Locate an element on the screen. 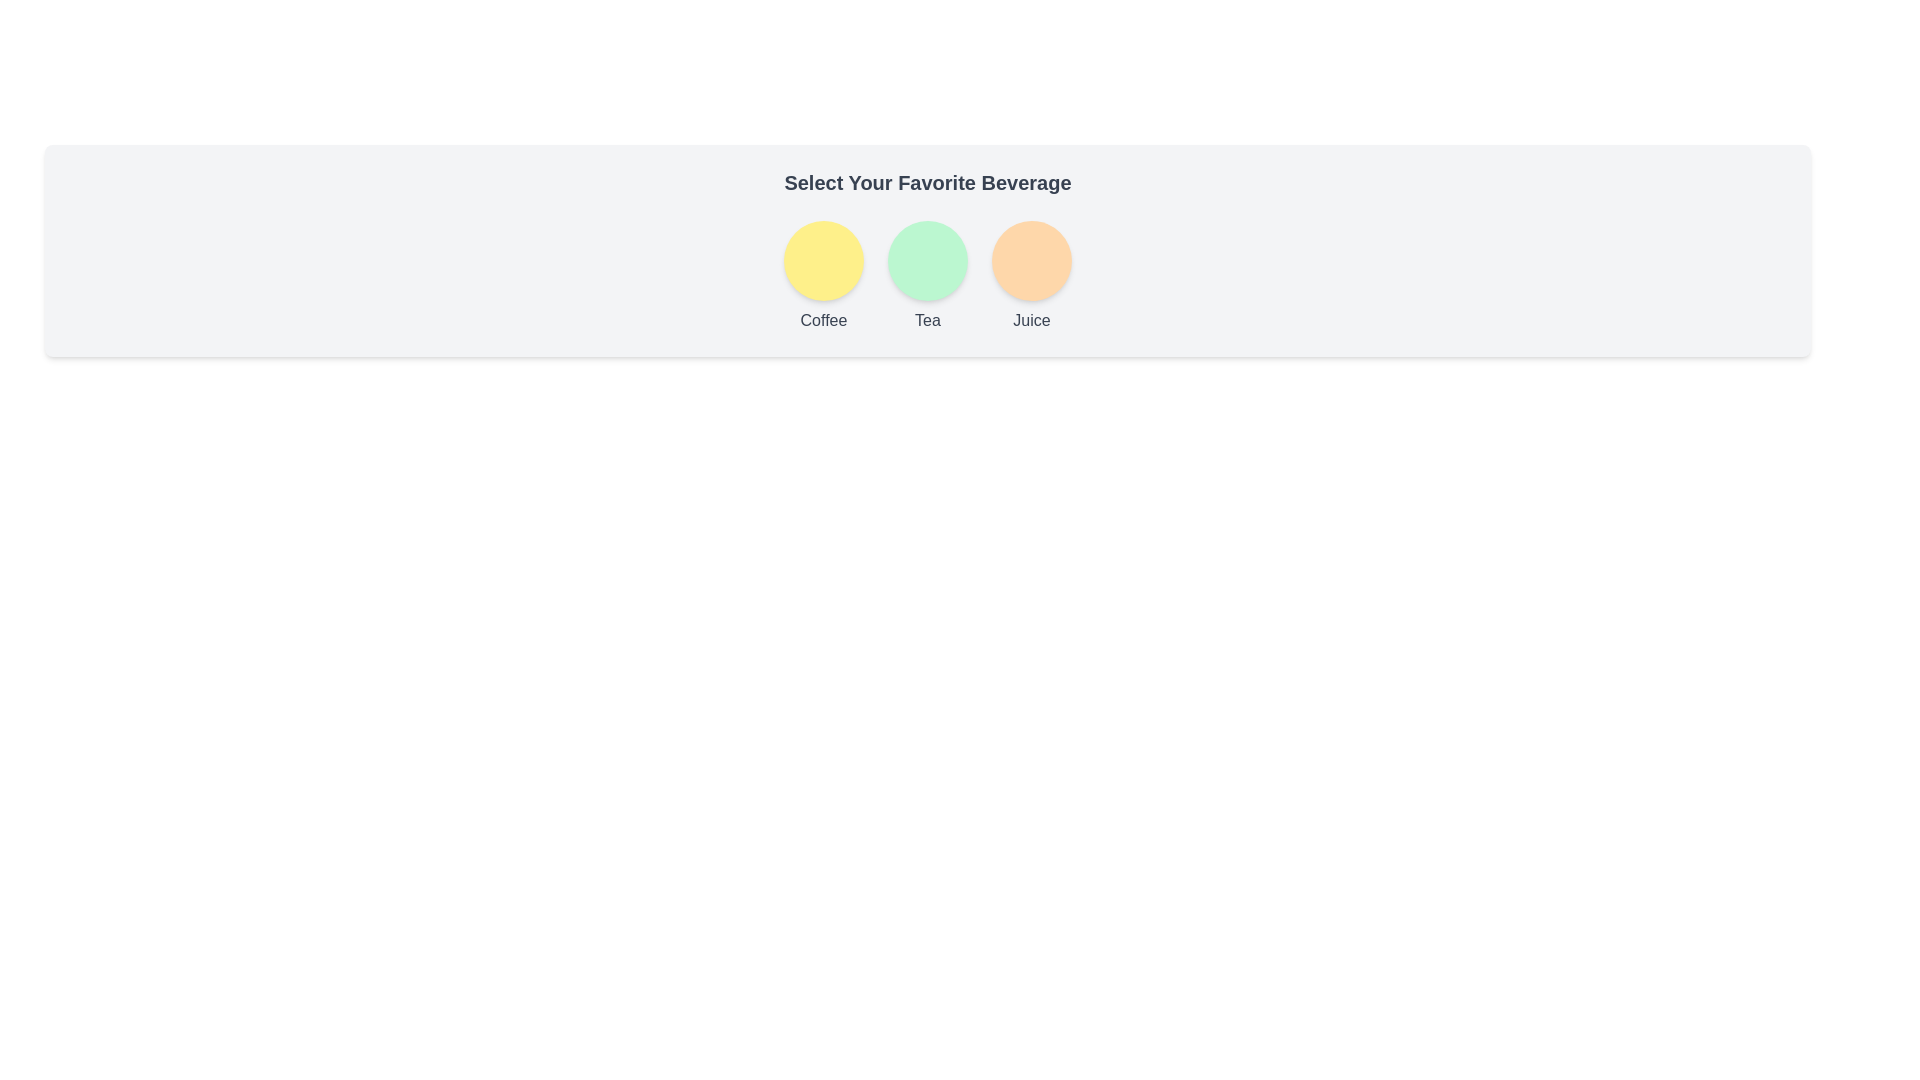 The height and width of the screenshot is (1080, 1920). the 'Juice' selectable option in the beverage preference selection interface is located at coordinates (1032, 260).